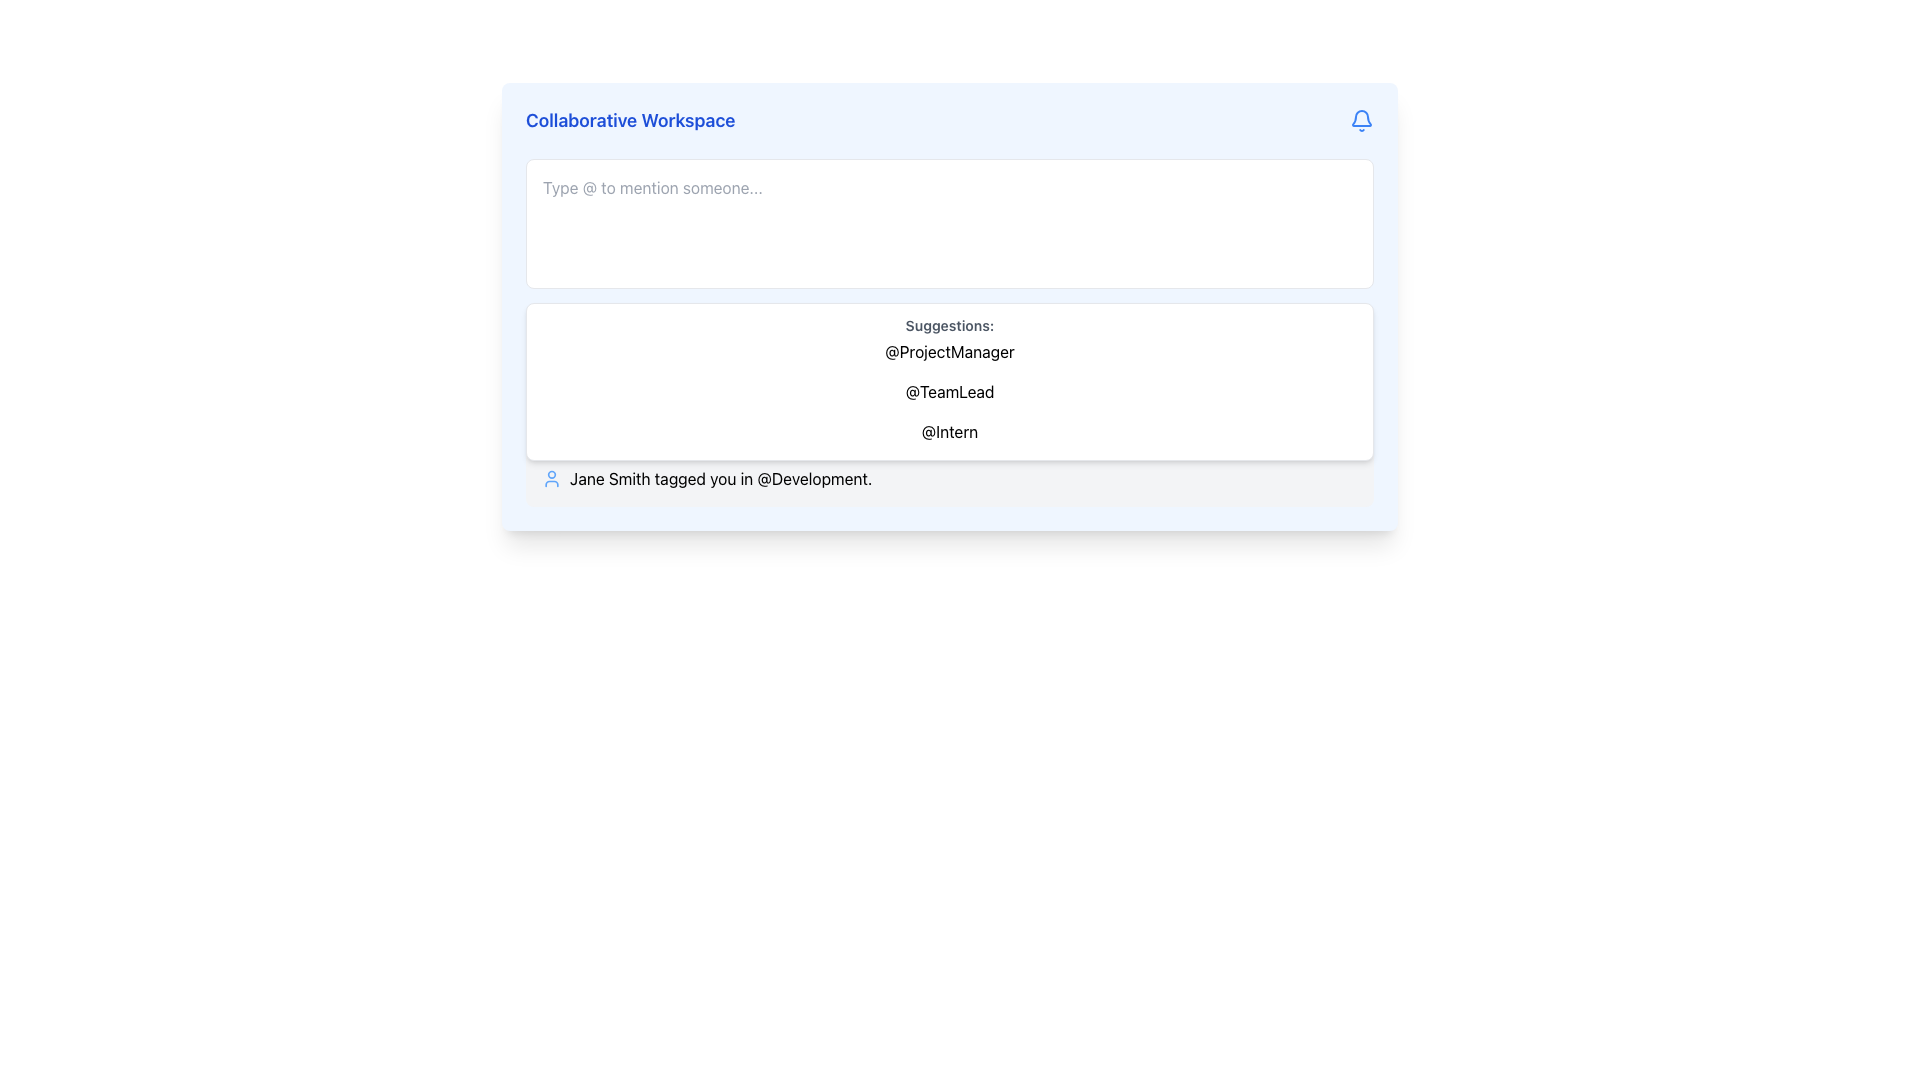  Describe the element at coordinates (949, 431) in the screenshot. I see `the text label reading '@Intern'` at that location.